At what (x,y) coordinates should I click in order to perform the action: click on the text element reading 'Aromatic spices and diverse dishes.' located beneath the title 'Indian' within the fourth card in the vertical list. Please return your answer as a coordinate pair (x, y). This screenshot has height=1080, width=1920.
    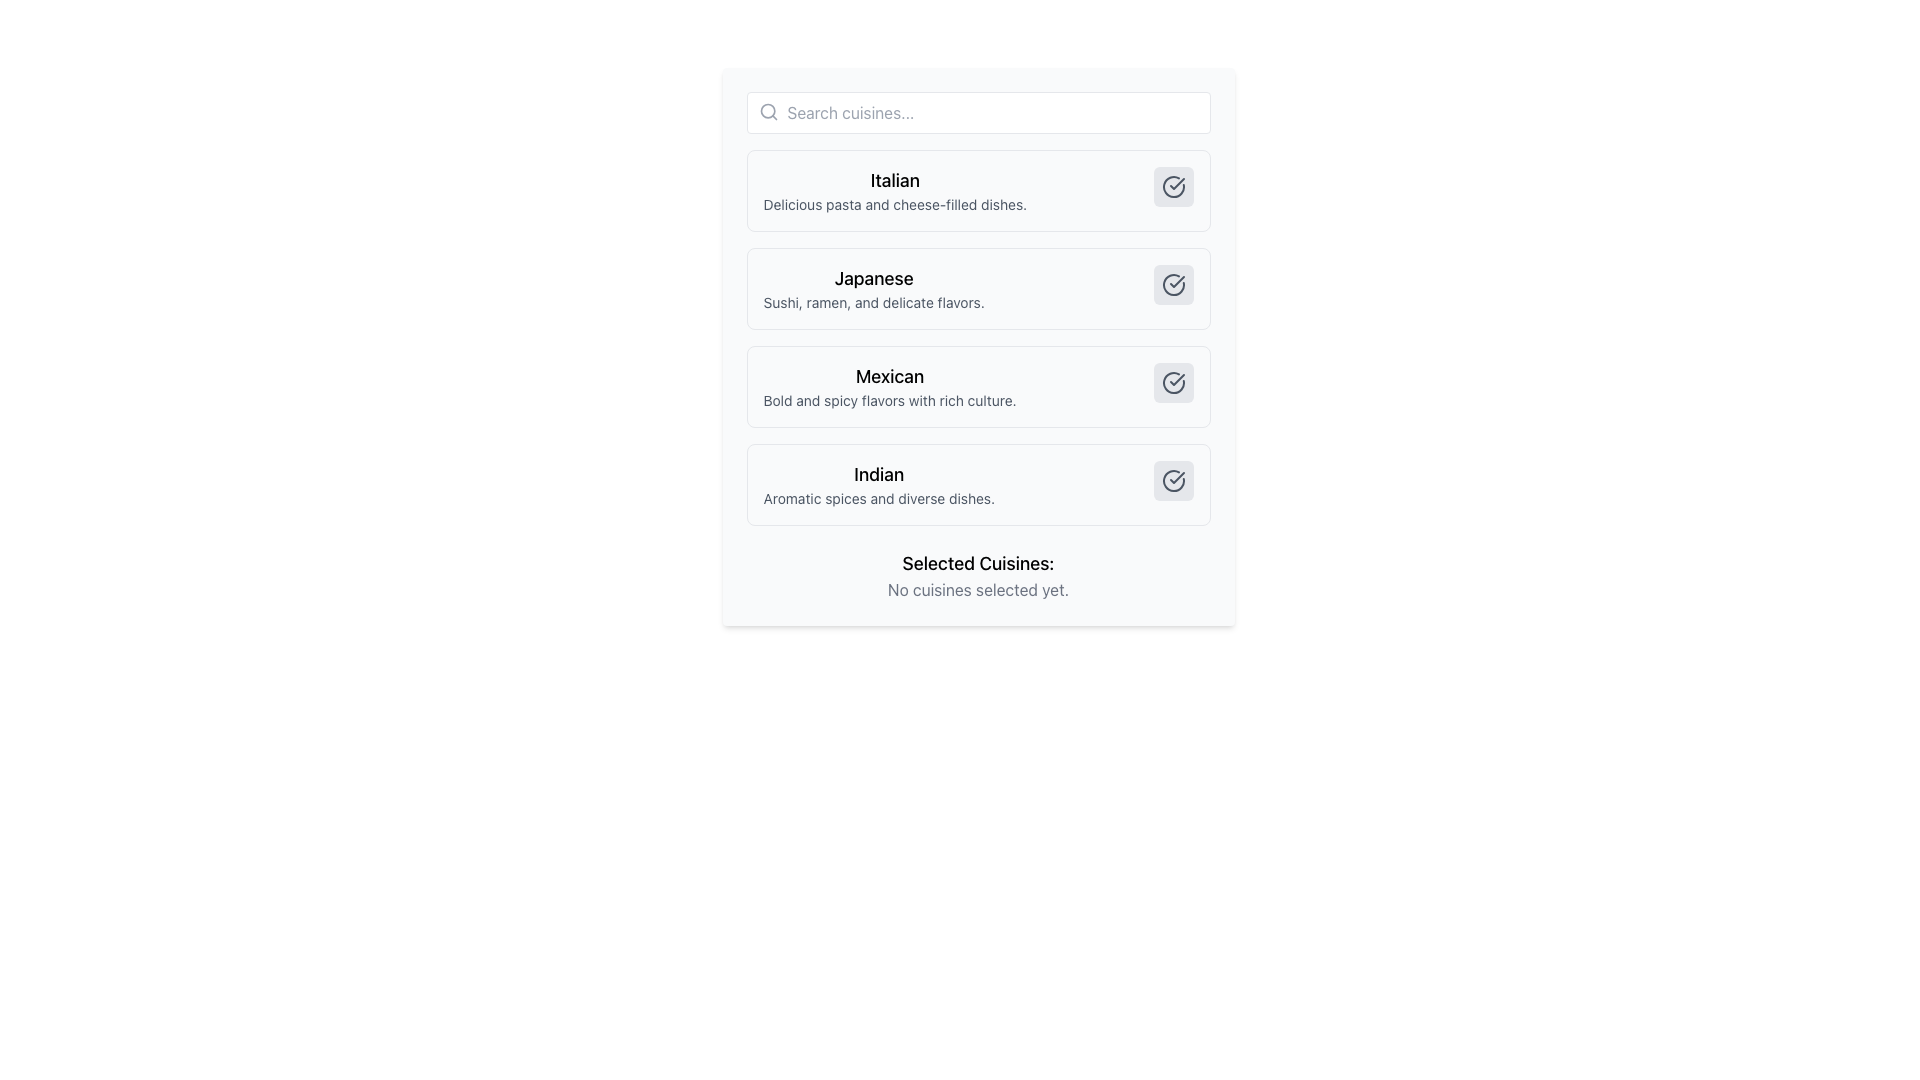
    Looking at the image, I should click on (879, 497).